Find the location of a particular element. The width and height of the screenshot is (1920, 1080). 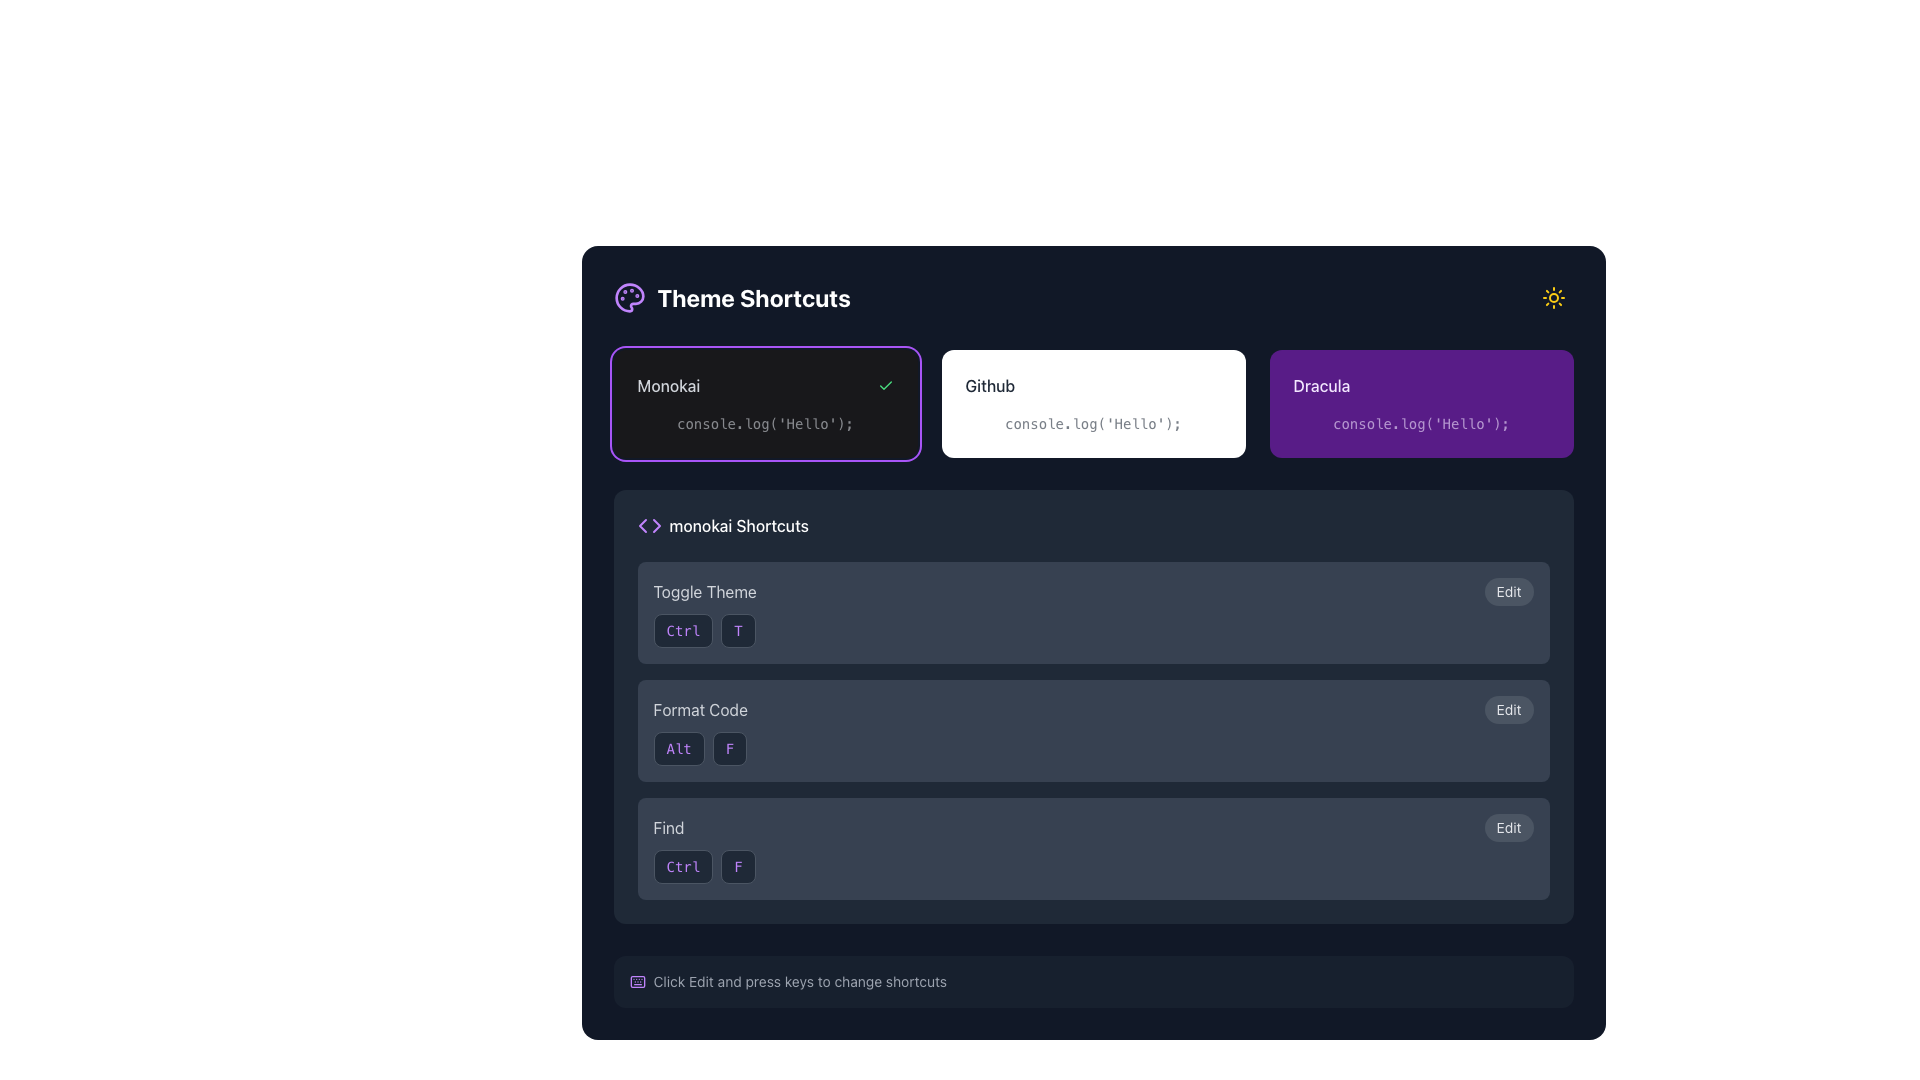

the selectable tile labeled 'Github' which contains the text 'console.log('Hello');' below it is located at coordinates (1092, 404).